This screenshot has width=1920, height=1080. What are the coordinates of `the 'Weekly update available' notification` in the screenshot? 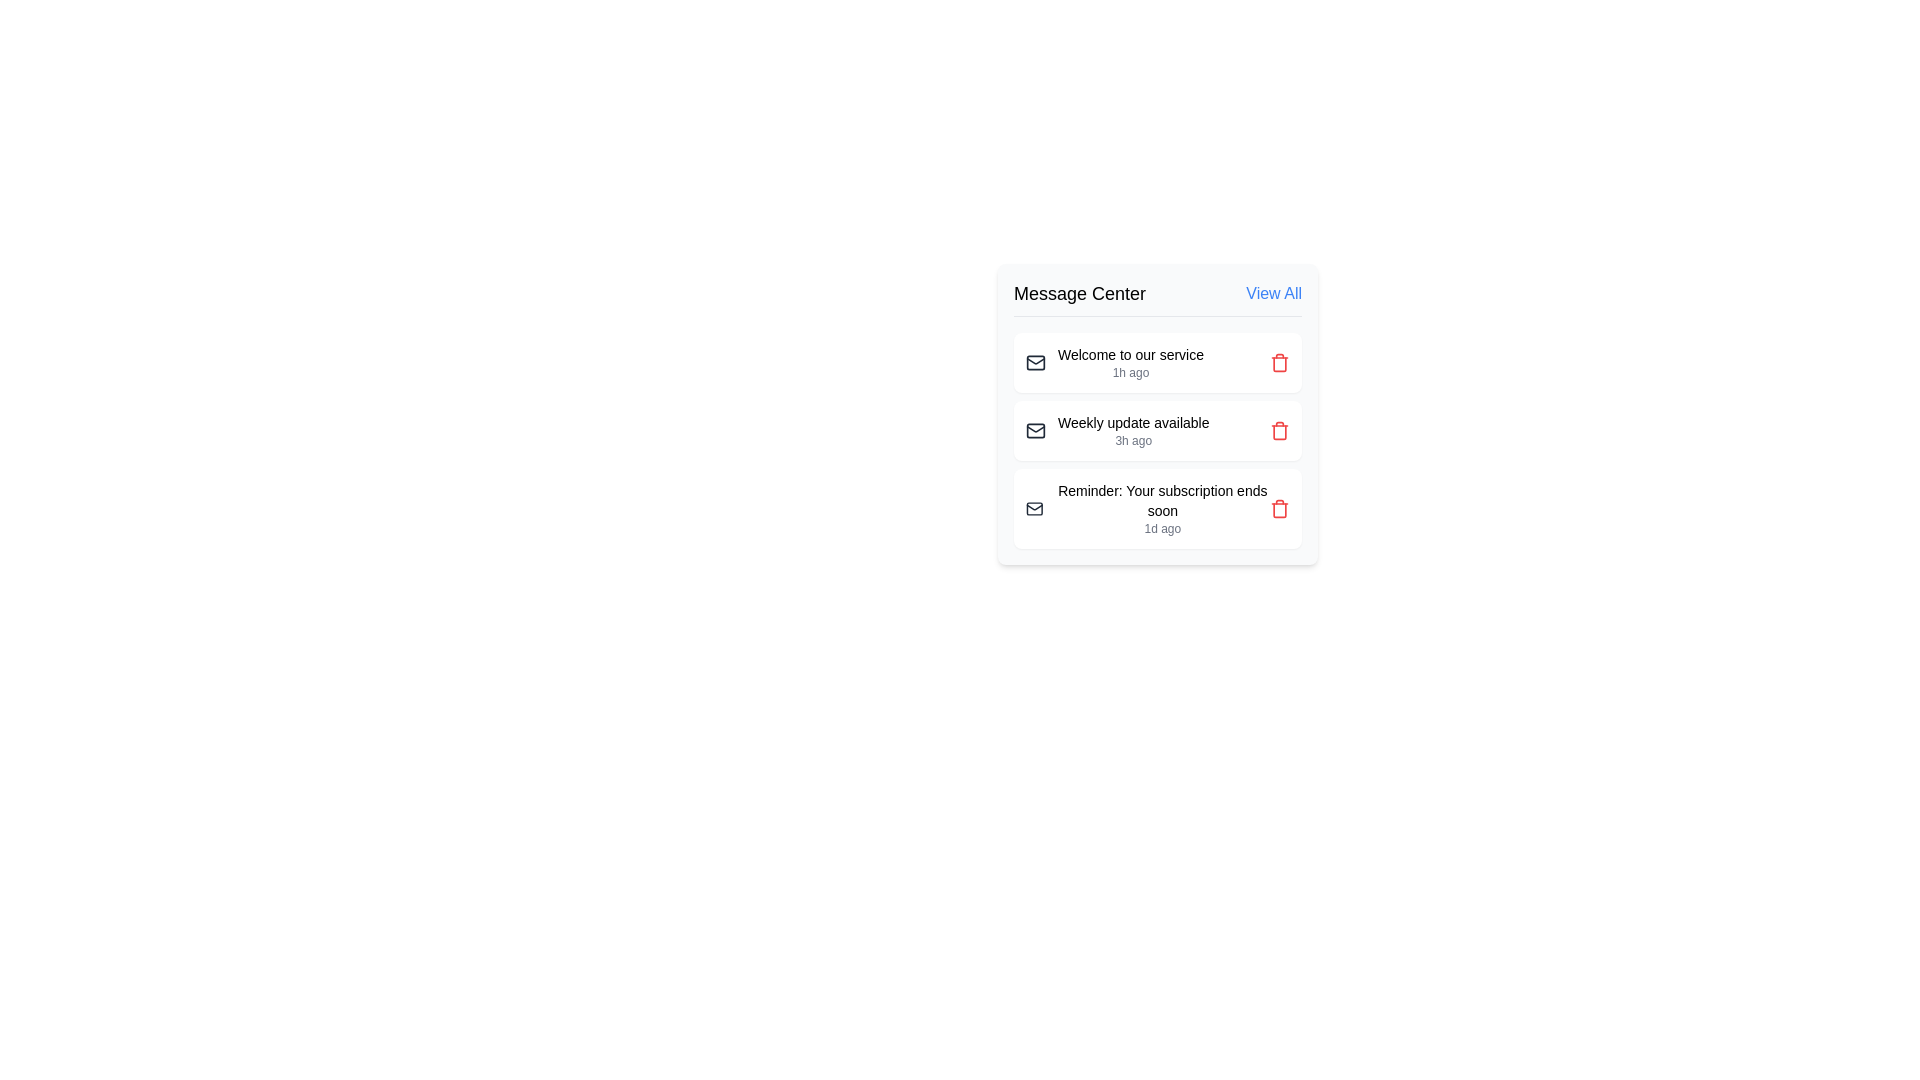 It's located at (1133, 430).